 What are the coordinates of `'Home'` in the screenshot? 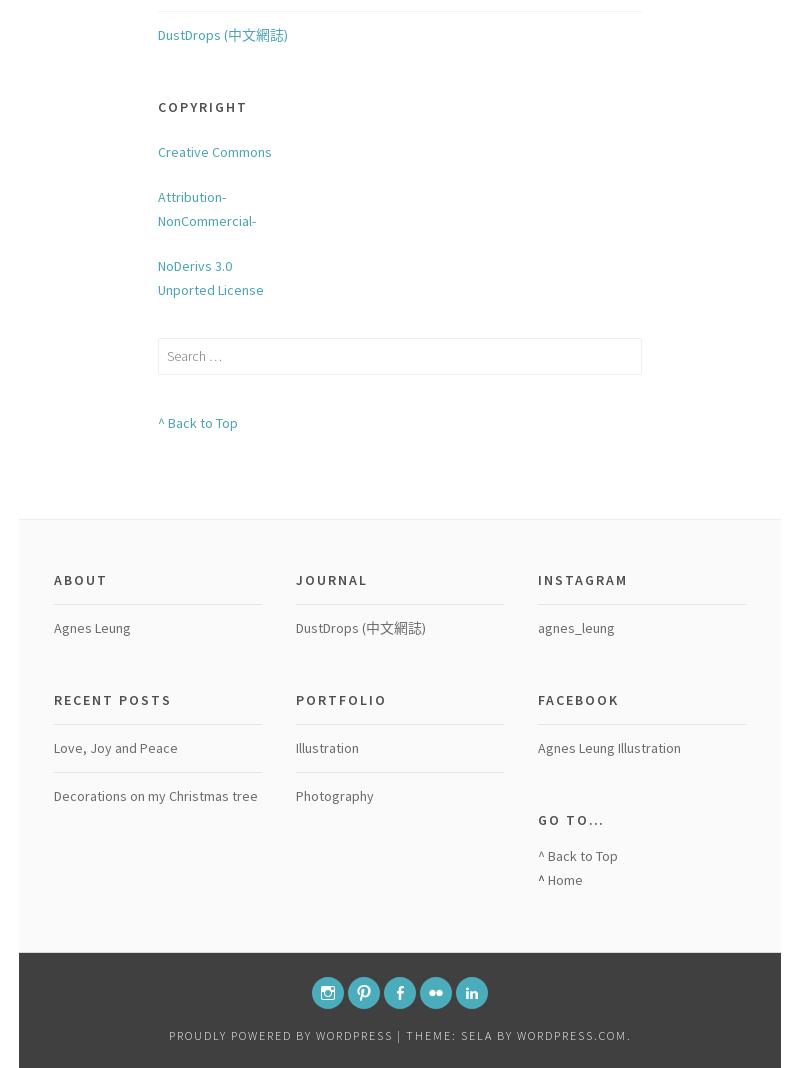 It's located at (565, 877).